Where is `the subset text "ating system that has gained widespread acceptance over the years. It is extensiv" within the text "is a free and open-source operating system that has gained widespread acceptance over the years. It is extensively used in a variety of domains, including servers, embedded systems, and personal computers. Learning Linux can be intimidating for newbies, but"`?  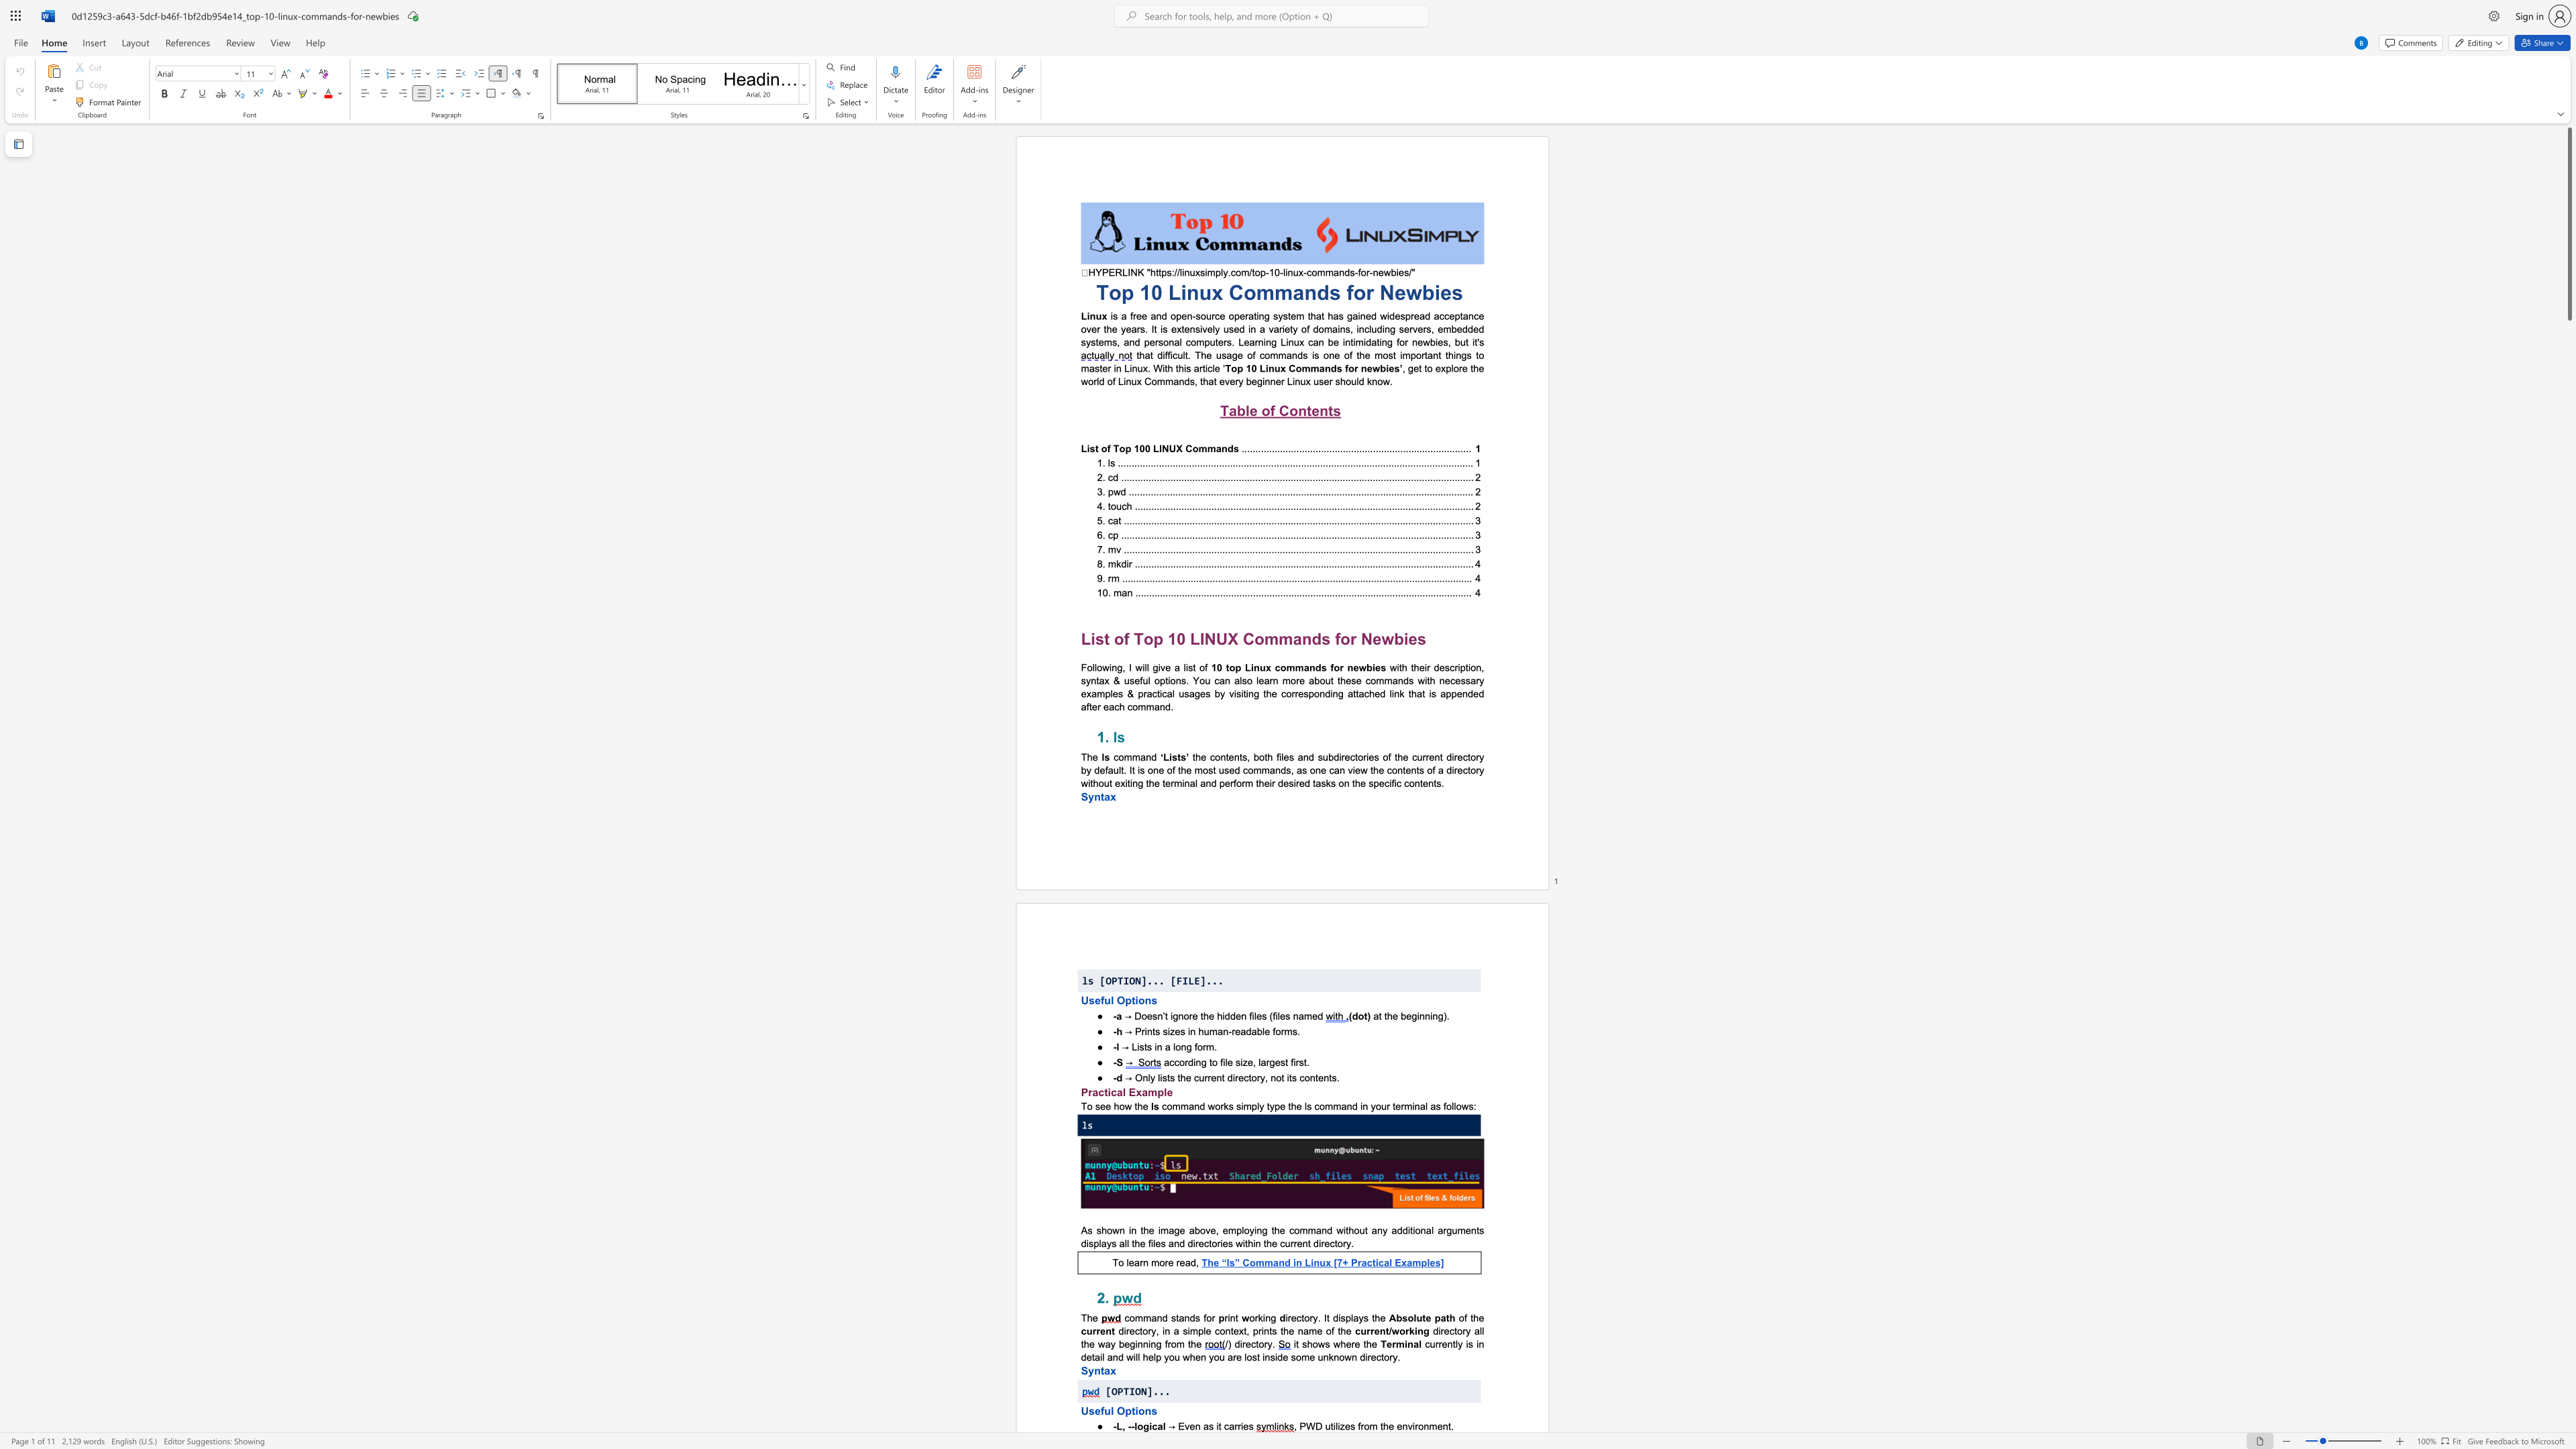
the subset text "ating system that has gained widespread acceptance over the years. It is extensiv" within the text "is a free and open-source operating system that has gained widespread acceptance over the years. It is extensively used in a variety of domains, including servers, embedded systems, and personal computers. Learning Linux can be intimidating for newbies, but" is located at coordinates (1246, 316).